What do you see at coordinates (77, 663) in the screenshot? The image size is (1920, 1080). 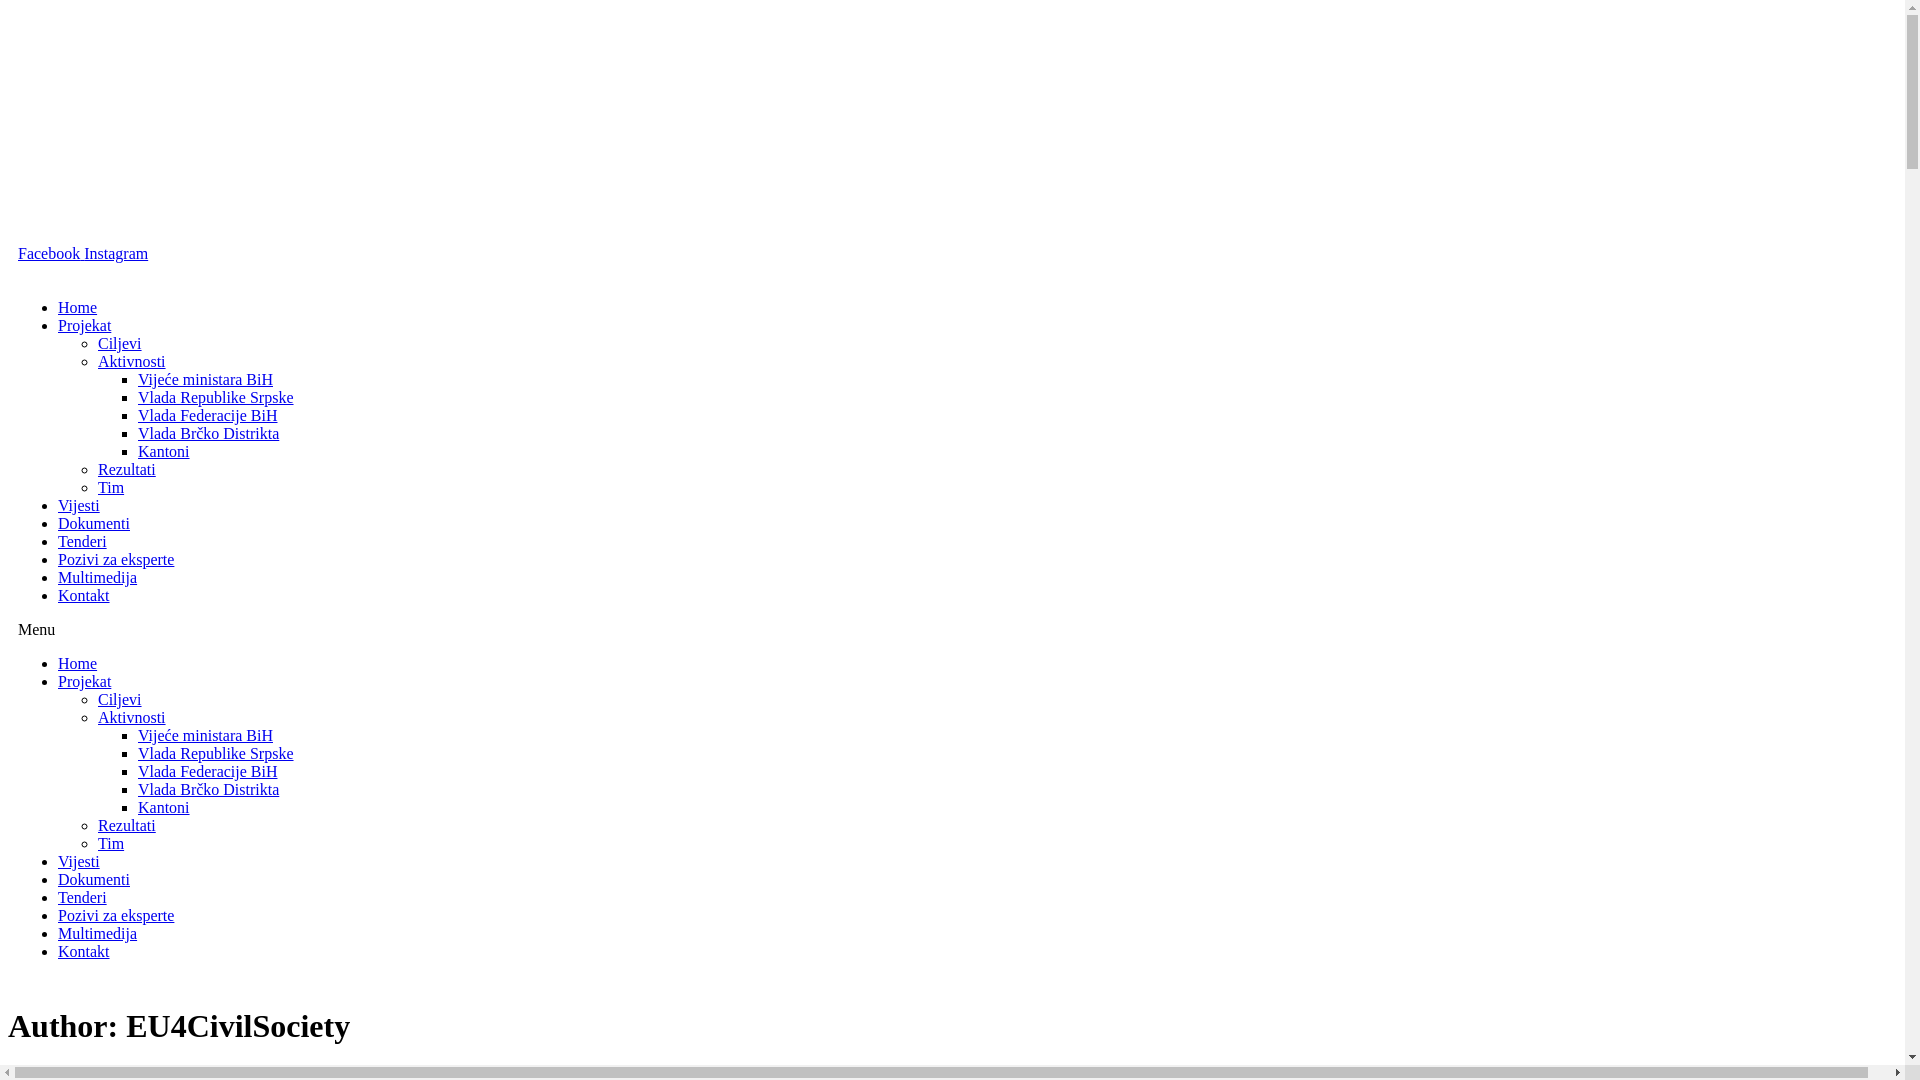 I see `'Home'` at bounding box center [77, 663].